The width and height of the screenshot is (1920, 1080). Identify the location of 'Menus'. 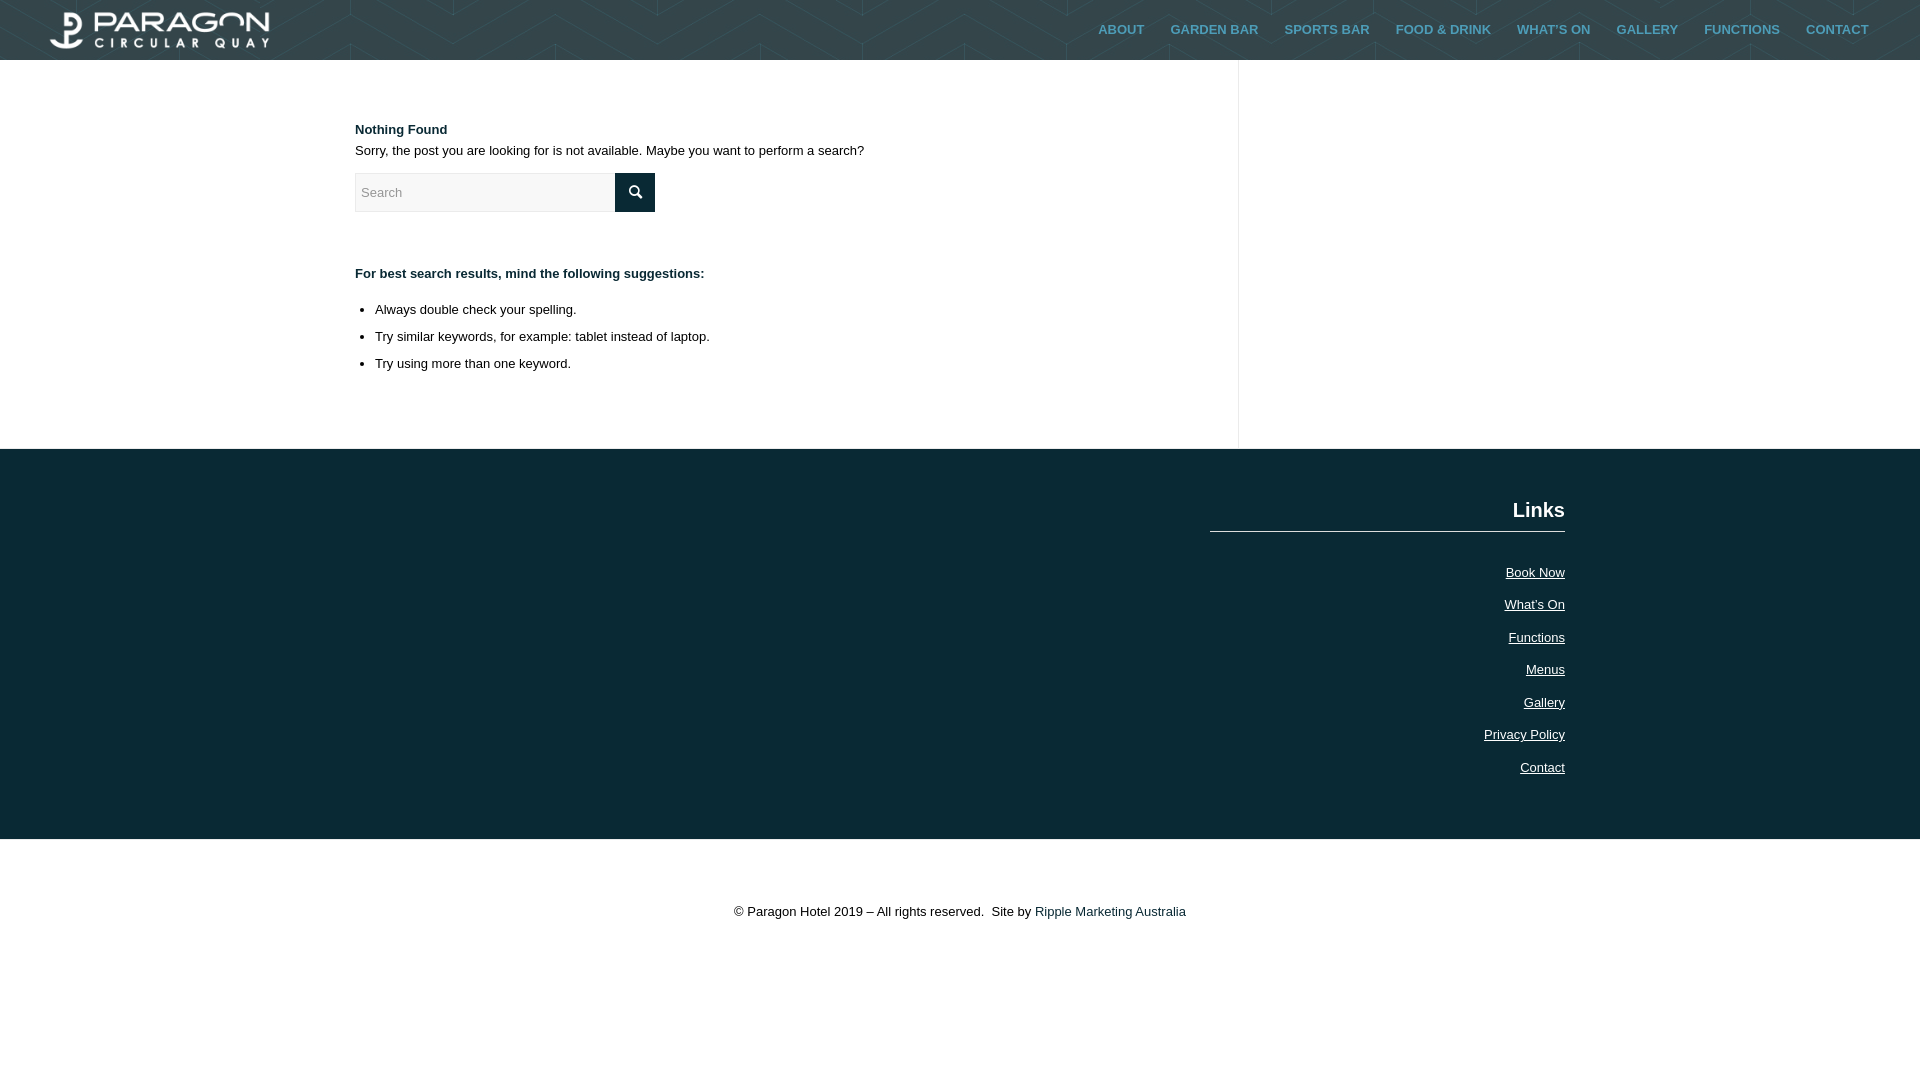
(1544, 669).